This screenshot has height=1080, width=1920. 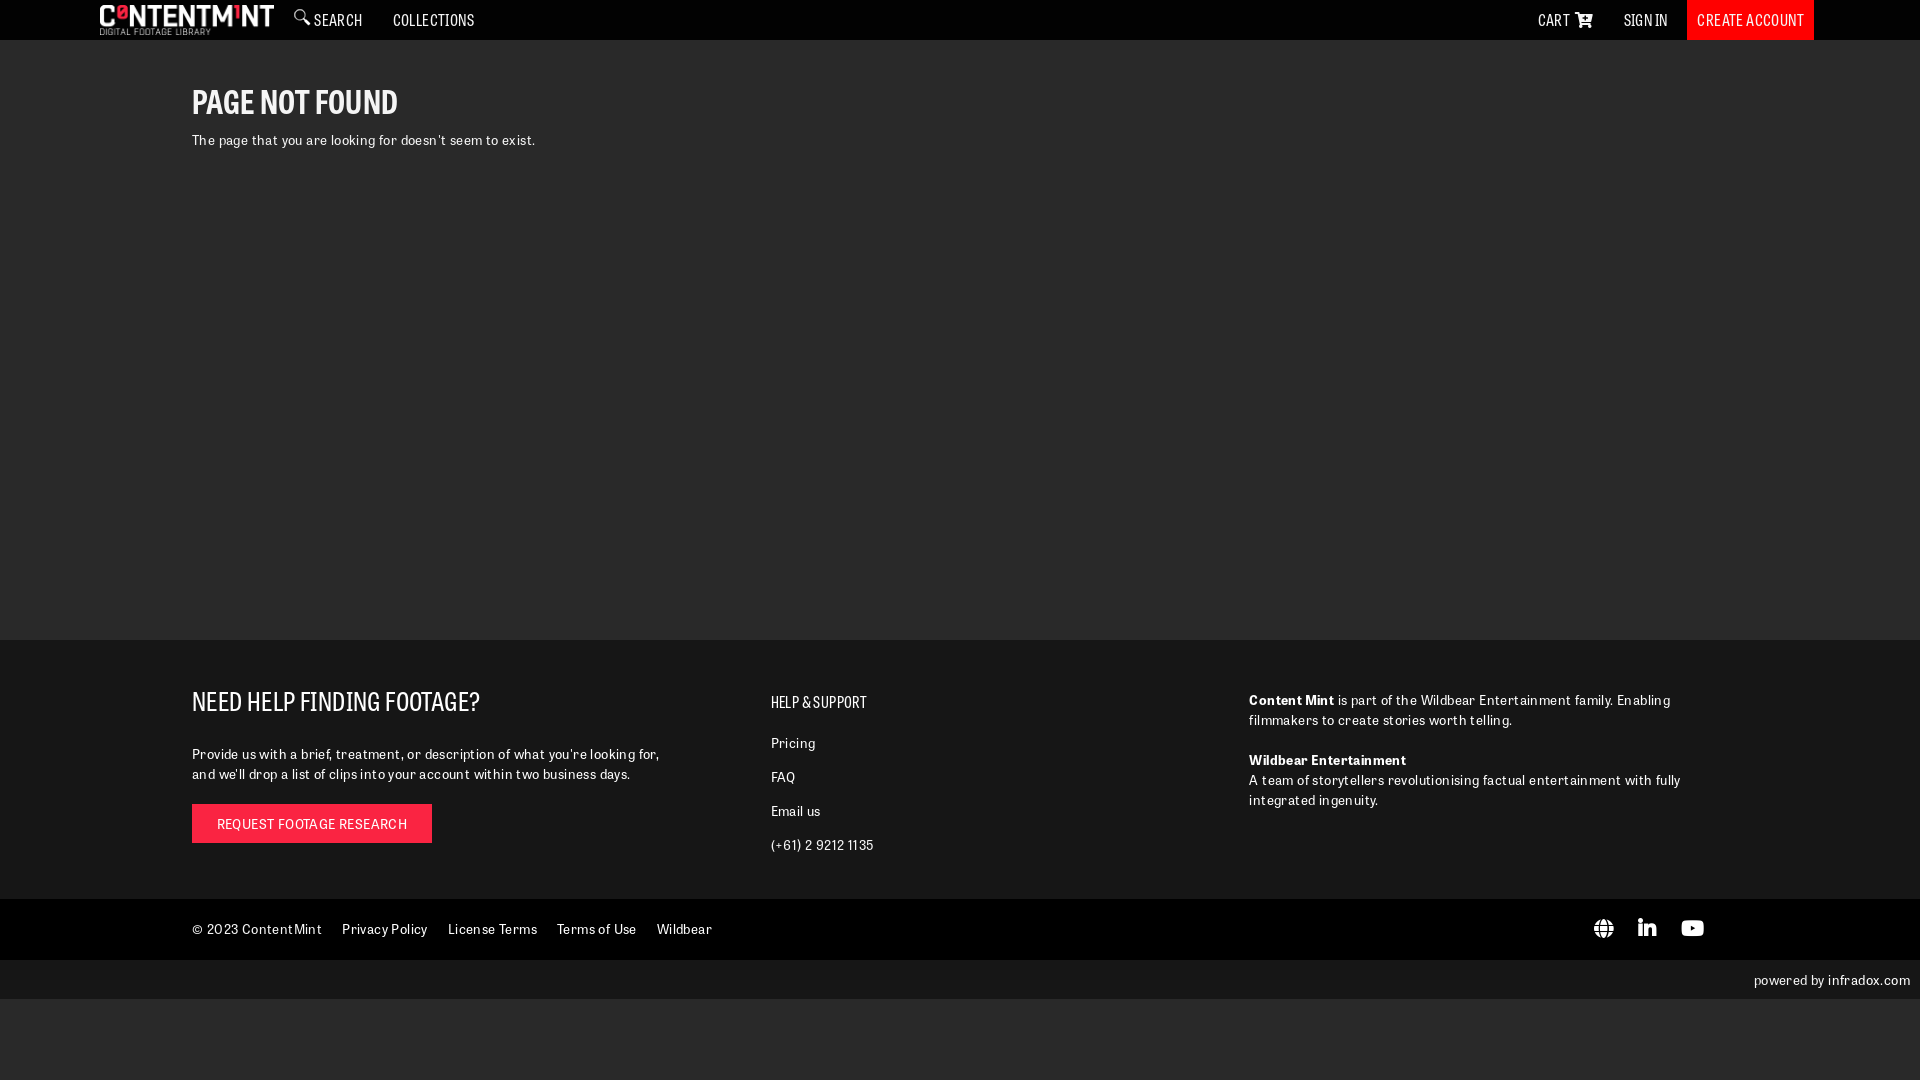 I want to click on 'Wildbear', so click(x=684, y=928).